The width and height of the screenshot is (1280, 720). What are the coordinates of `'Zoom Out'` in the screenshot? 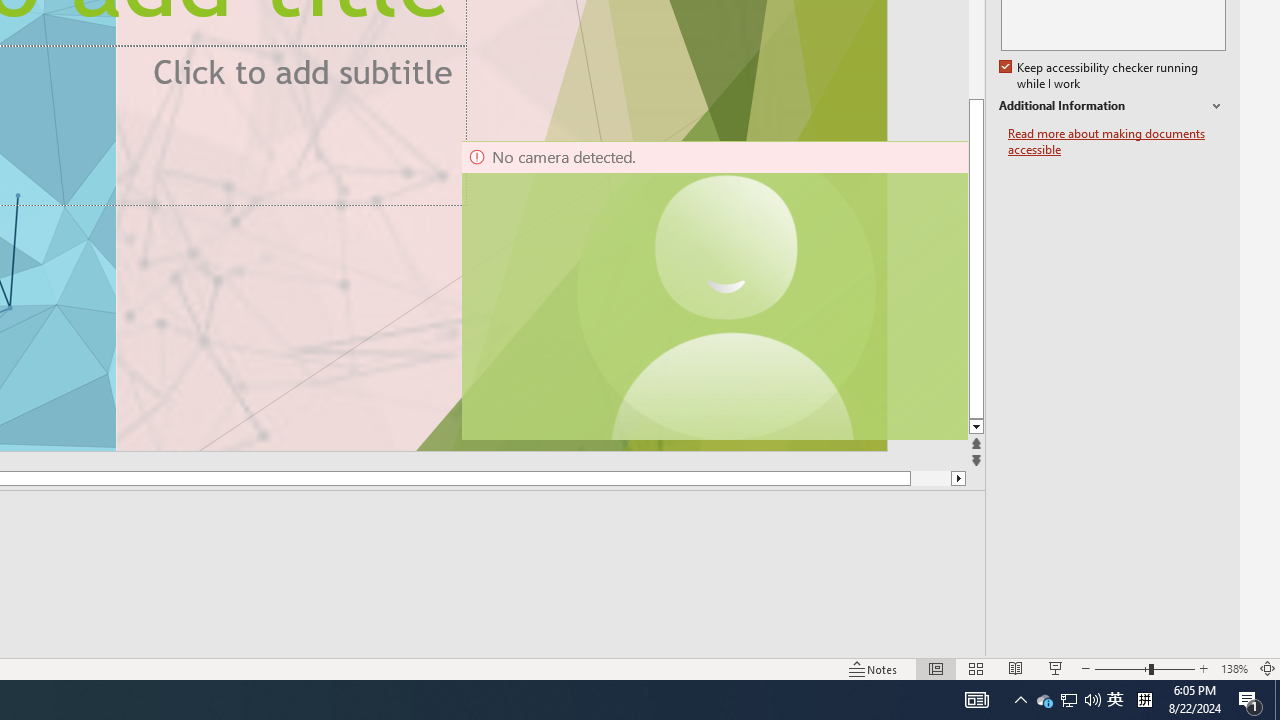 It's located at (1121, 669).